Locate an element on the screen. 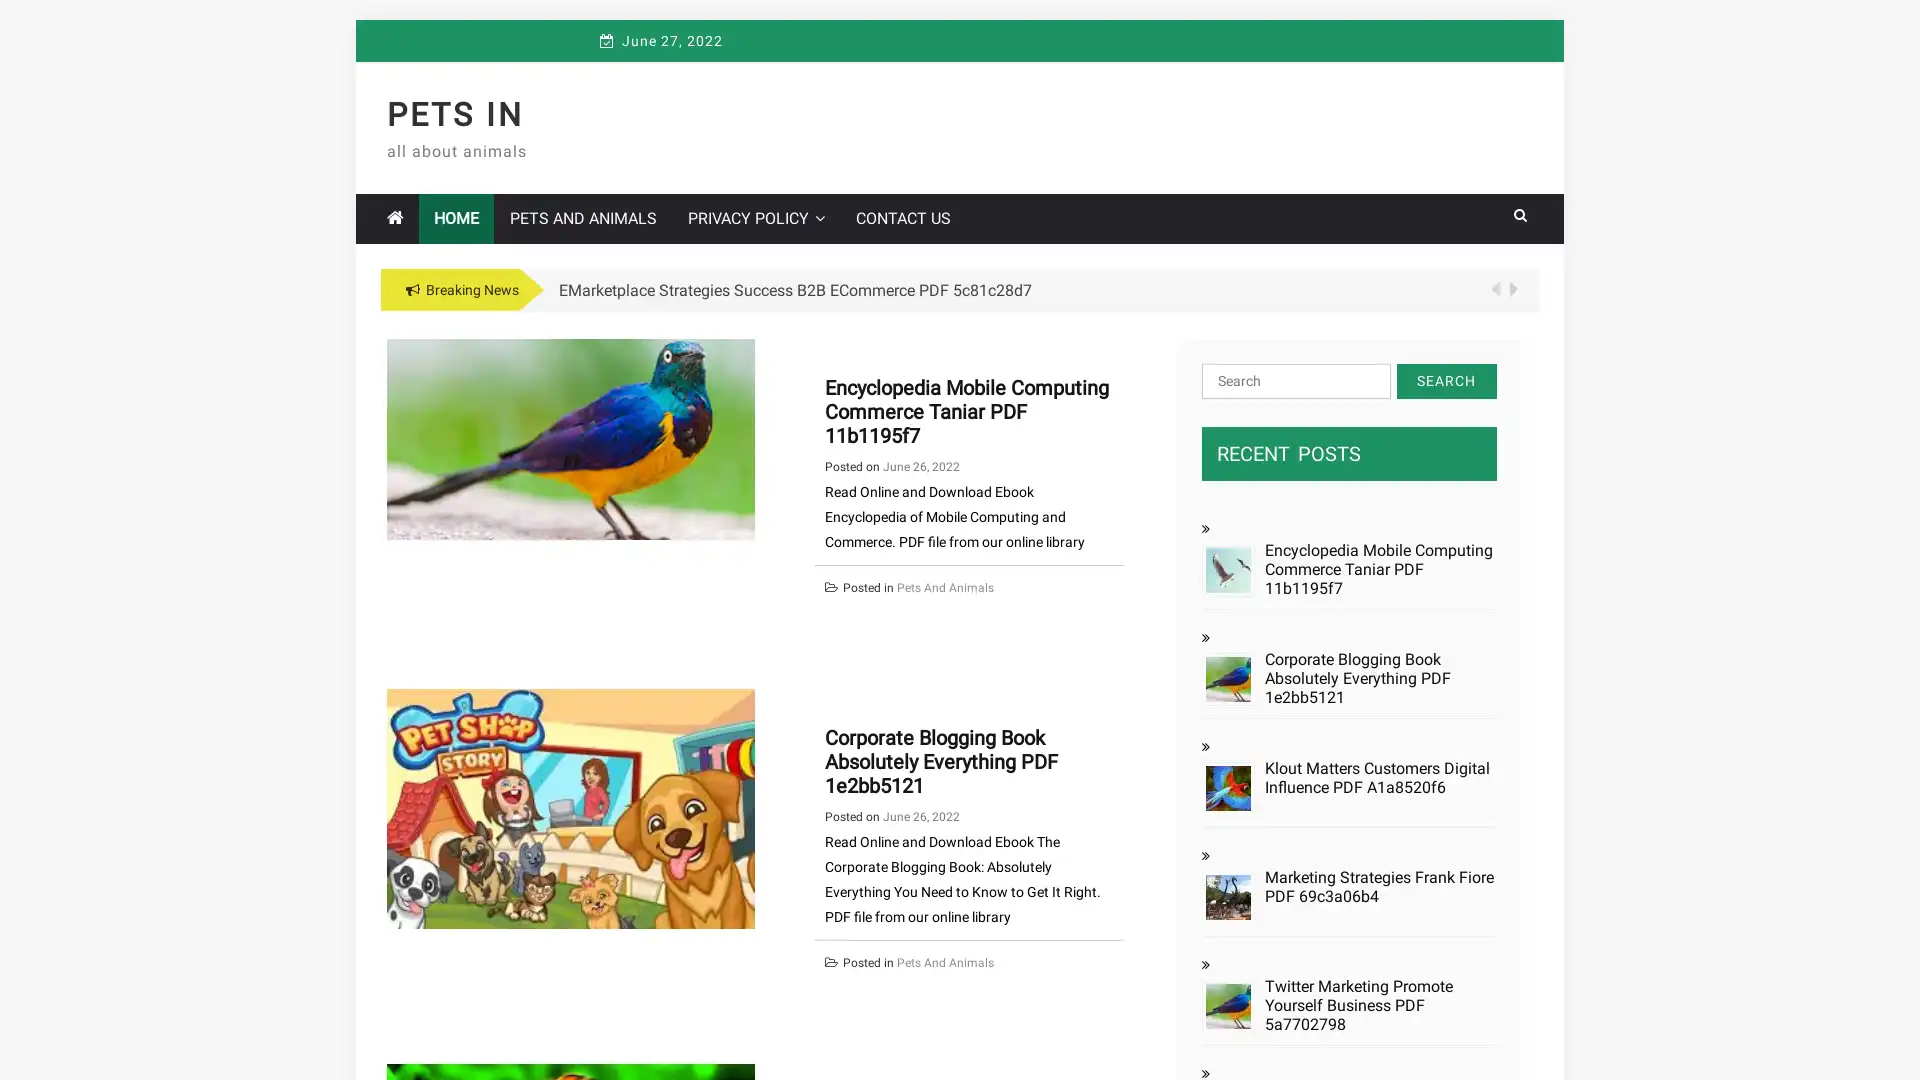  Search is located at coordinates (1445, 380).